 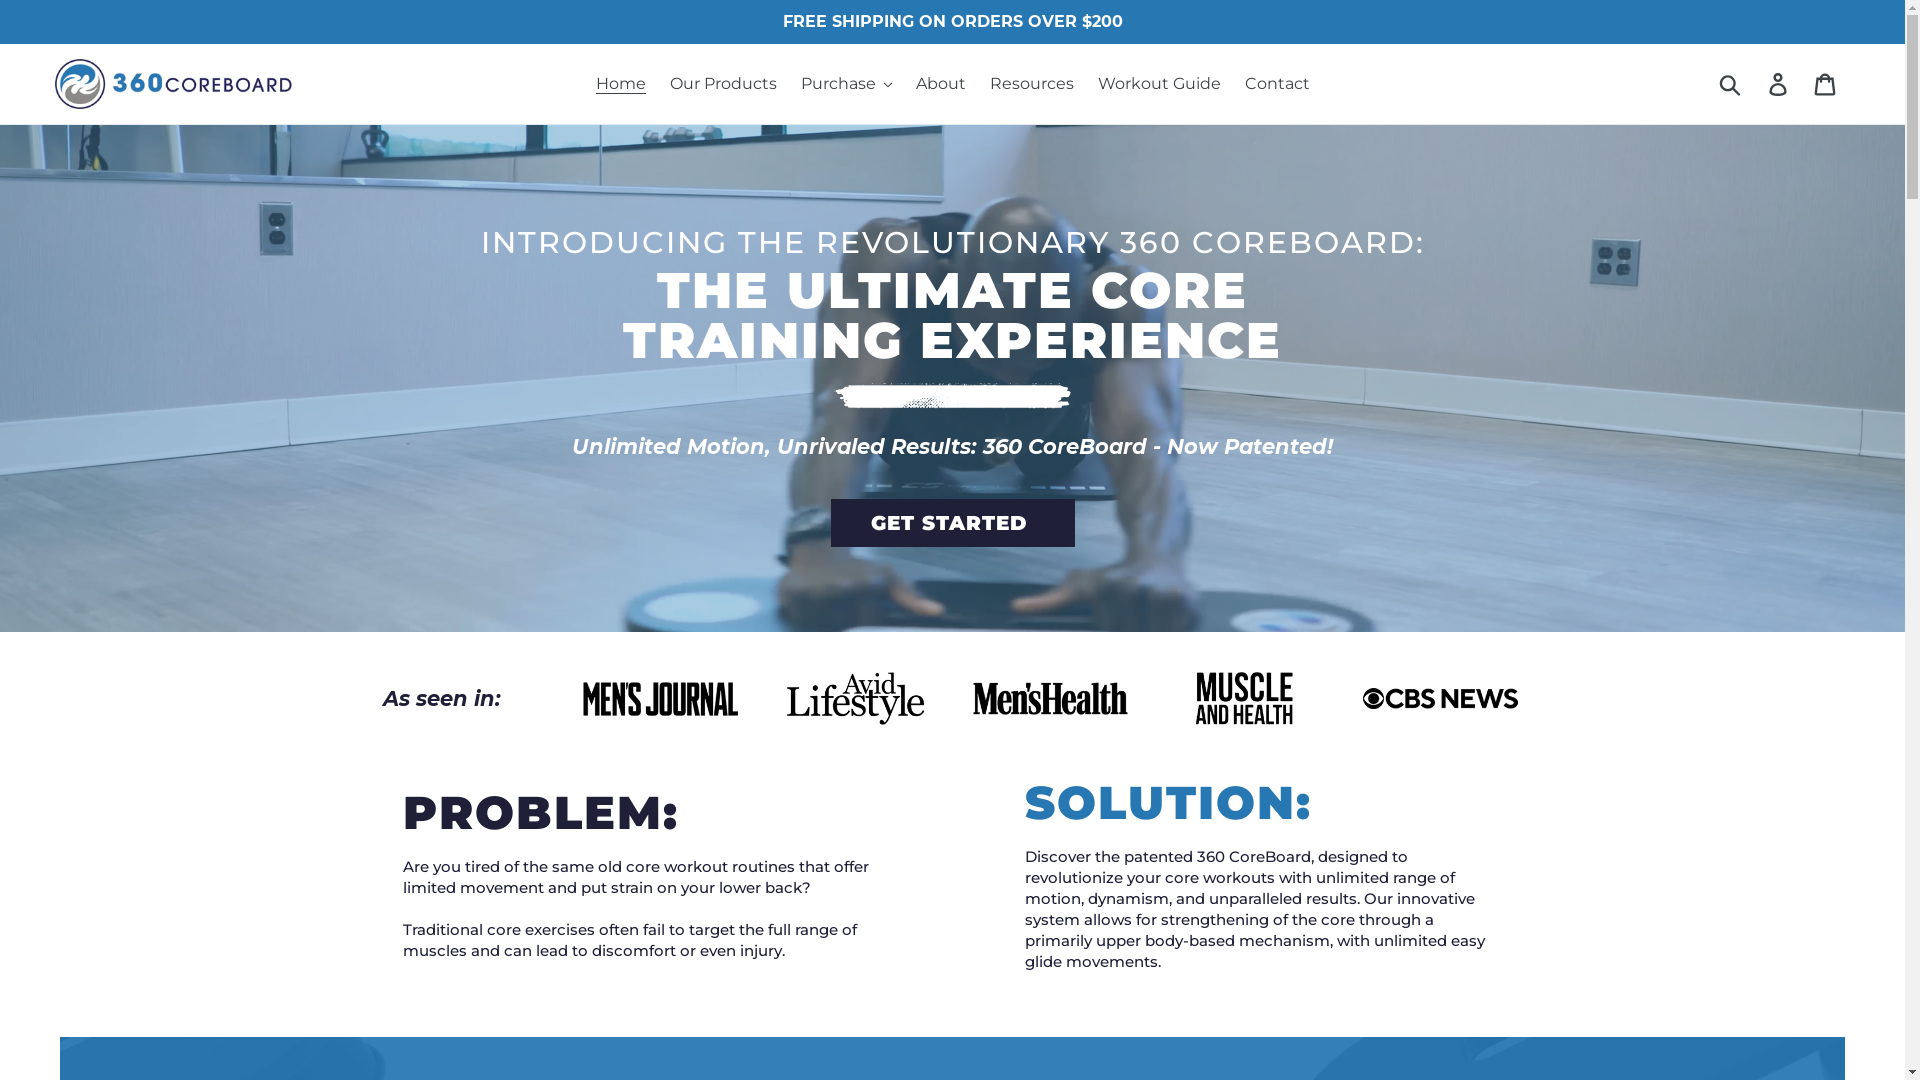 What do you see at coordinates (1032, 83) in the screenshot?
I see `'Resources'` at bounding box center [1032, 83].